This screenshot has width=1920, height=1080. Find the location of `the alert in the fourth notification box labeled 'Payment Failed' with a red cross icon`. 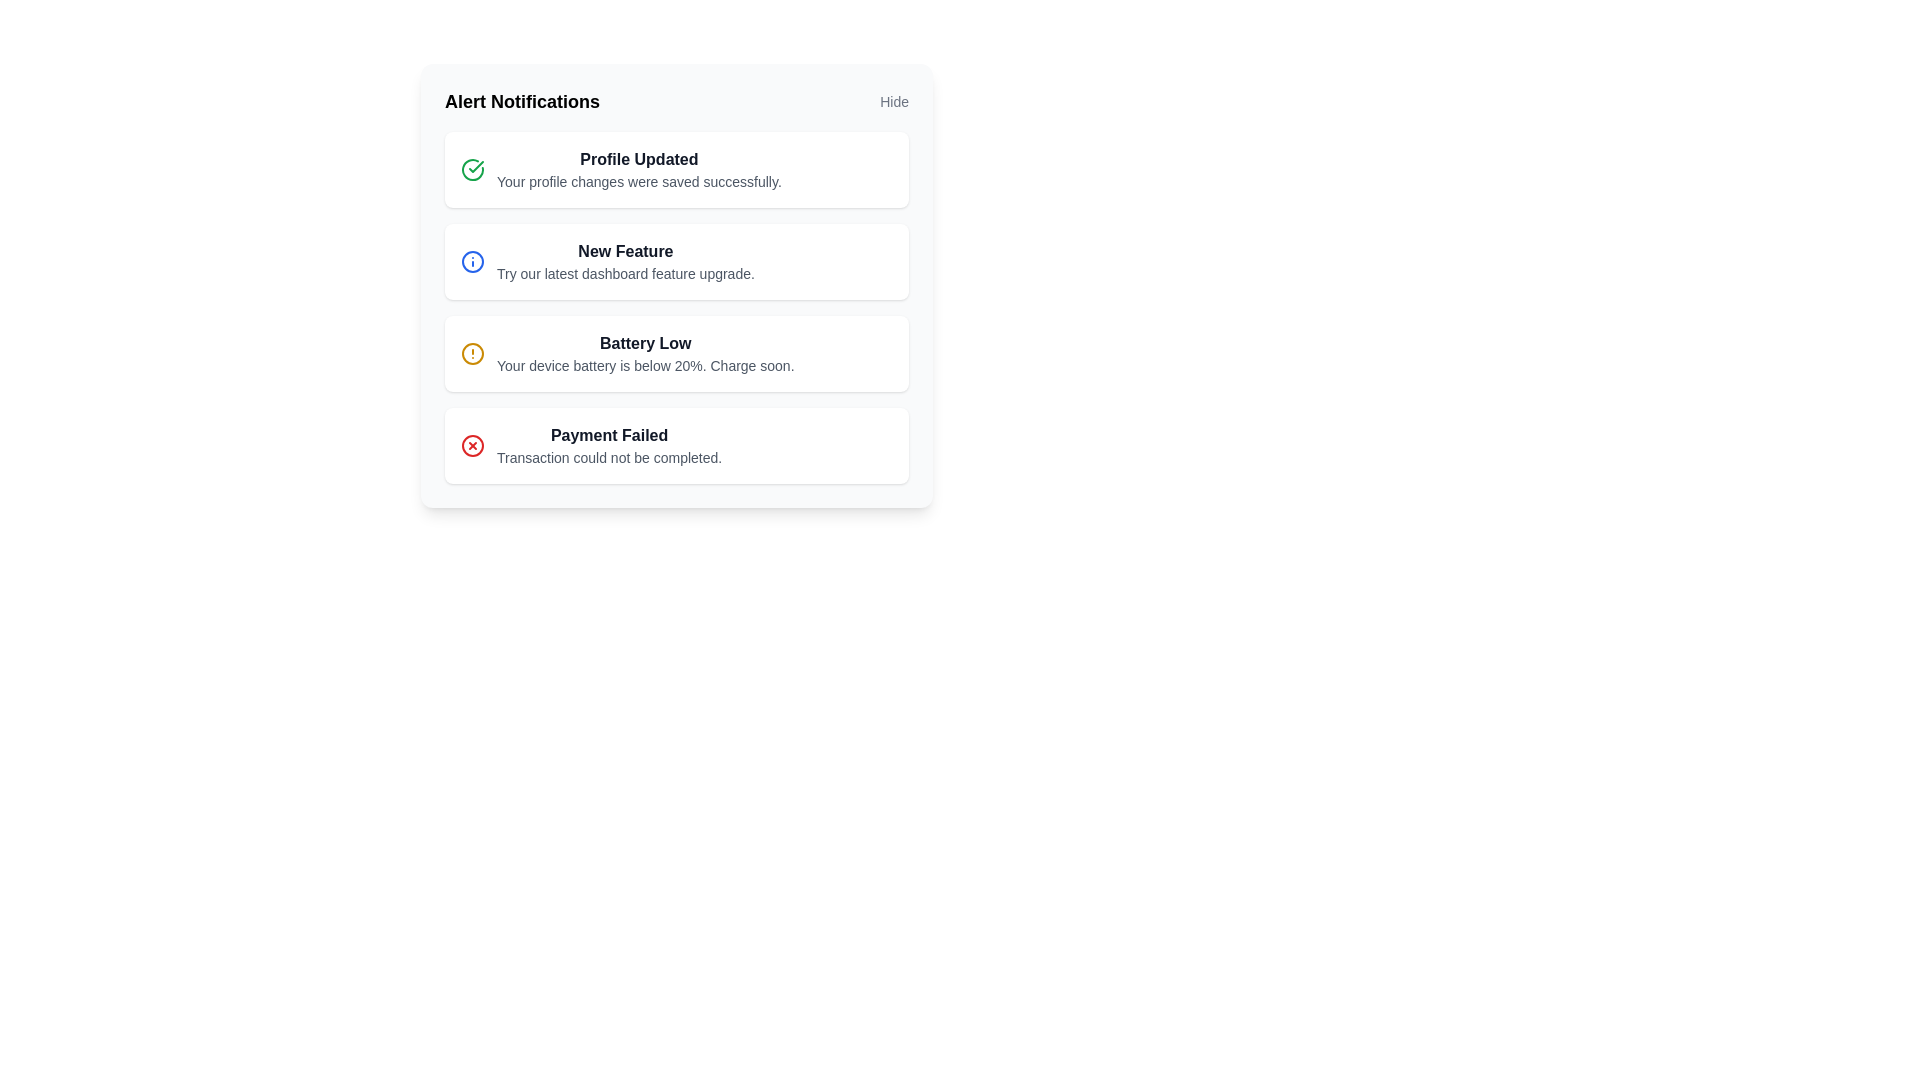

the alert in the fourth notification box labeled 'Payment Failed' with a red cross icon is located at coordinates (676, 445).